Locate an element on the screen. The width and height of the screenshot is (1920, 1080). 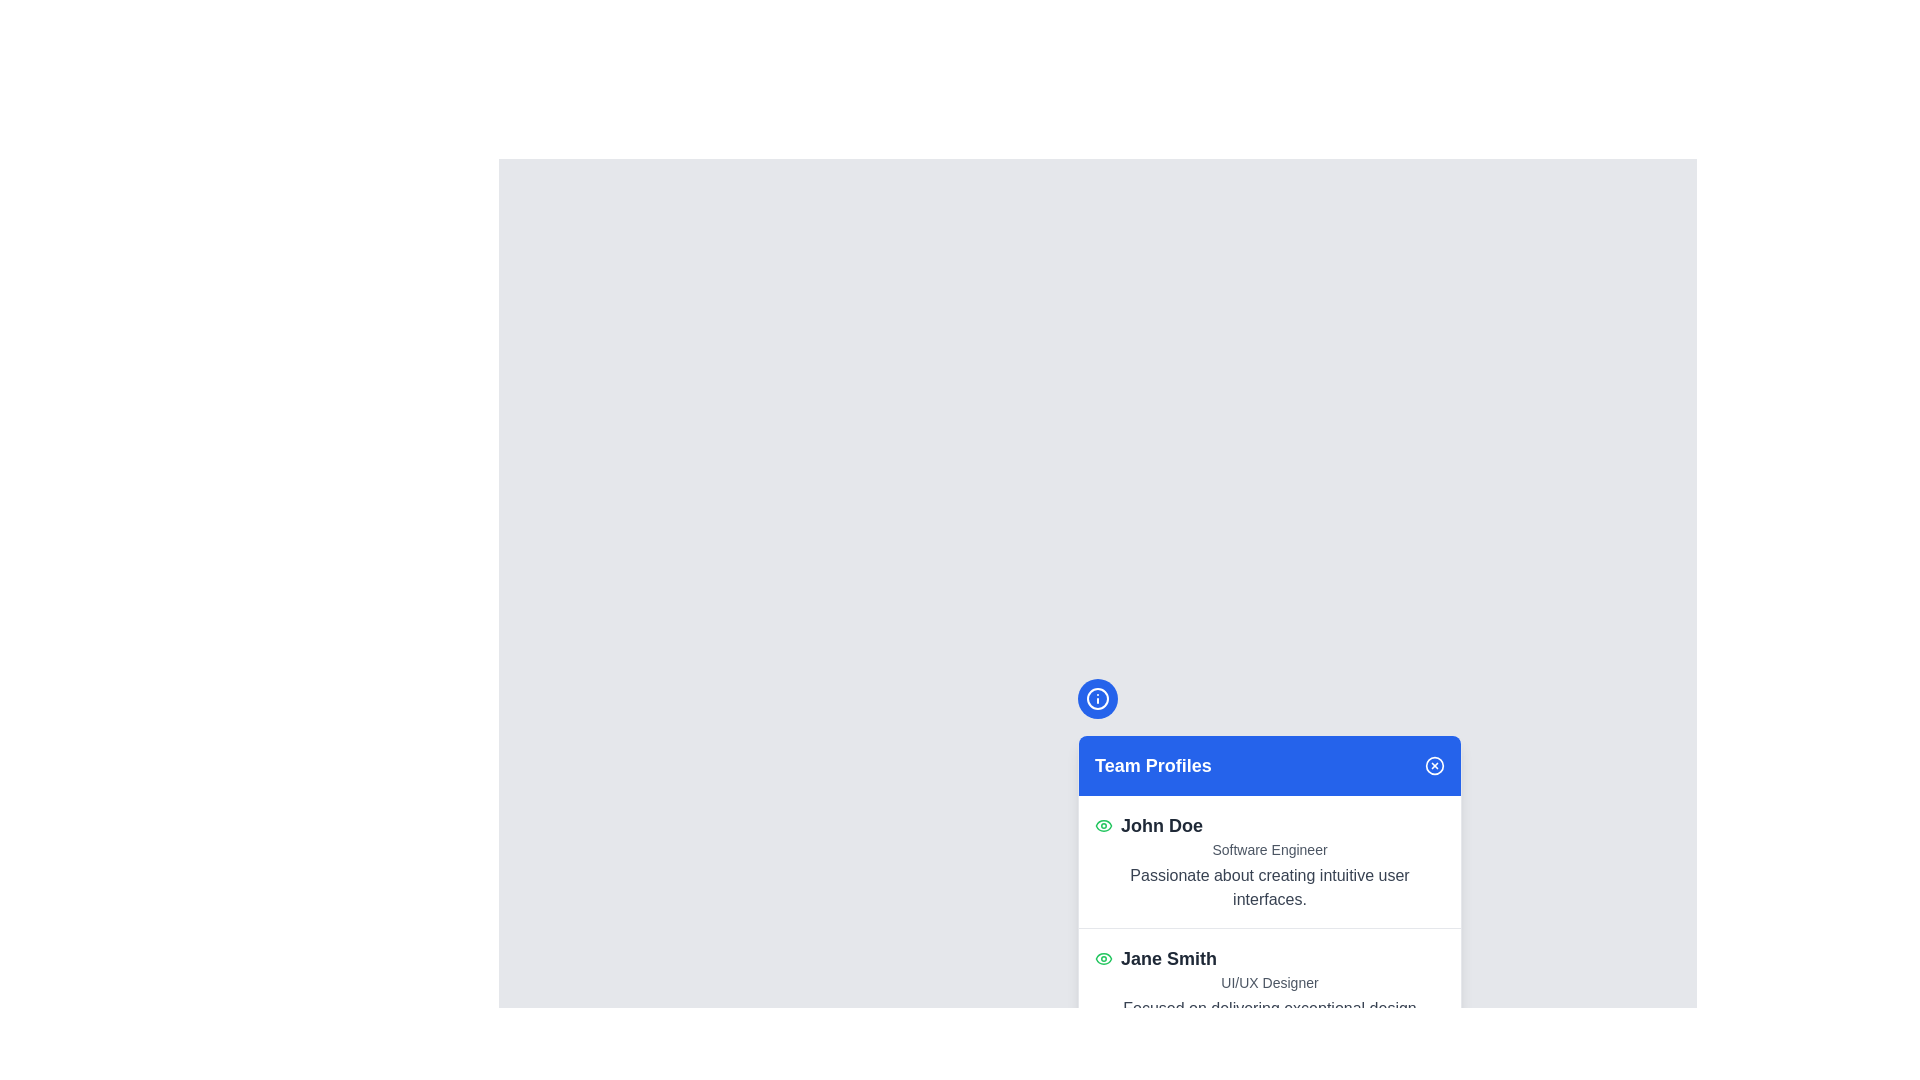
the text label displaying 'Software Engineer', which is a smaller gray font located below 'John Doe' and above the description about user interfaces is located at coordinates (1269, 849).